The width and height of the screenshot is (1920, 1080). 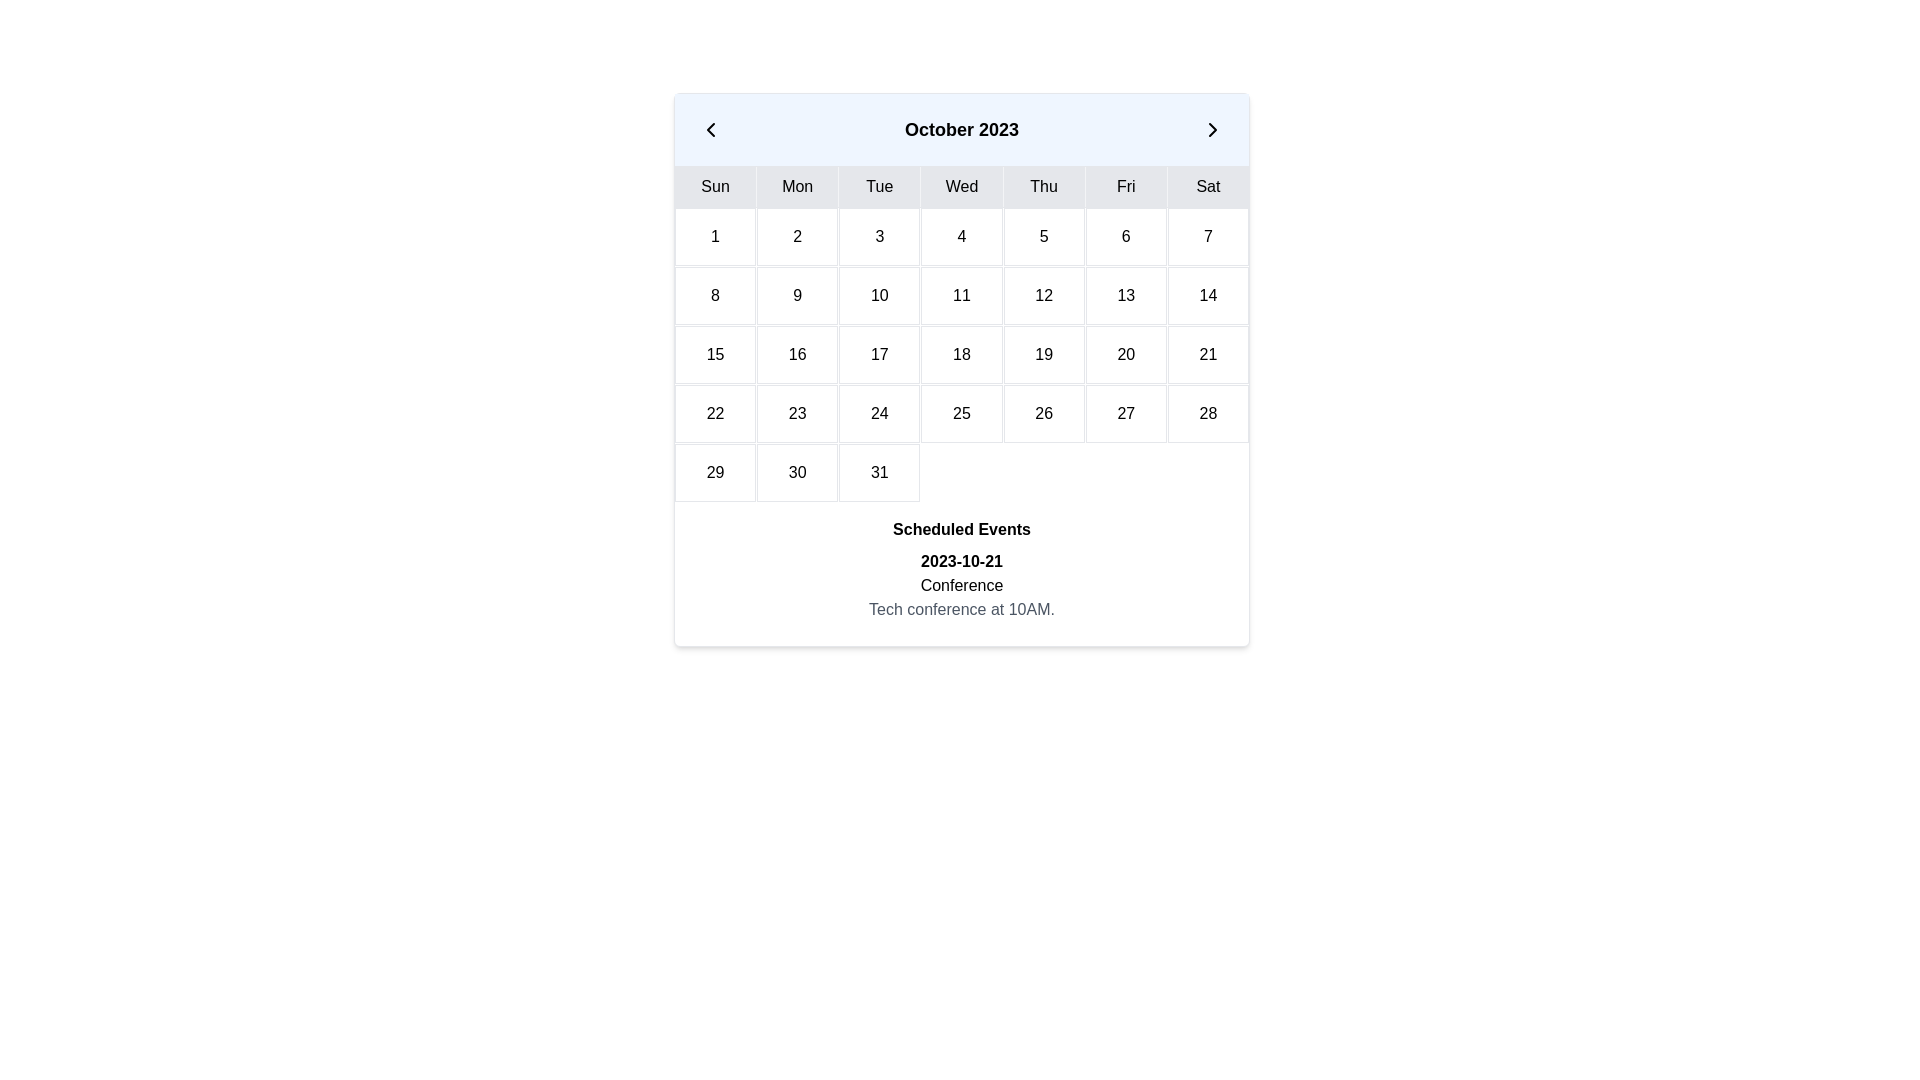 What do you see at coordinates (1126, 412) in the screenshot?
I see `the Text Display (Date Selector) containing the number '27', located in the sixth column and fourth row of the calendar grid` at bounding box center [1126, 412].